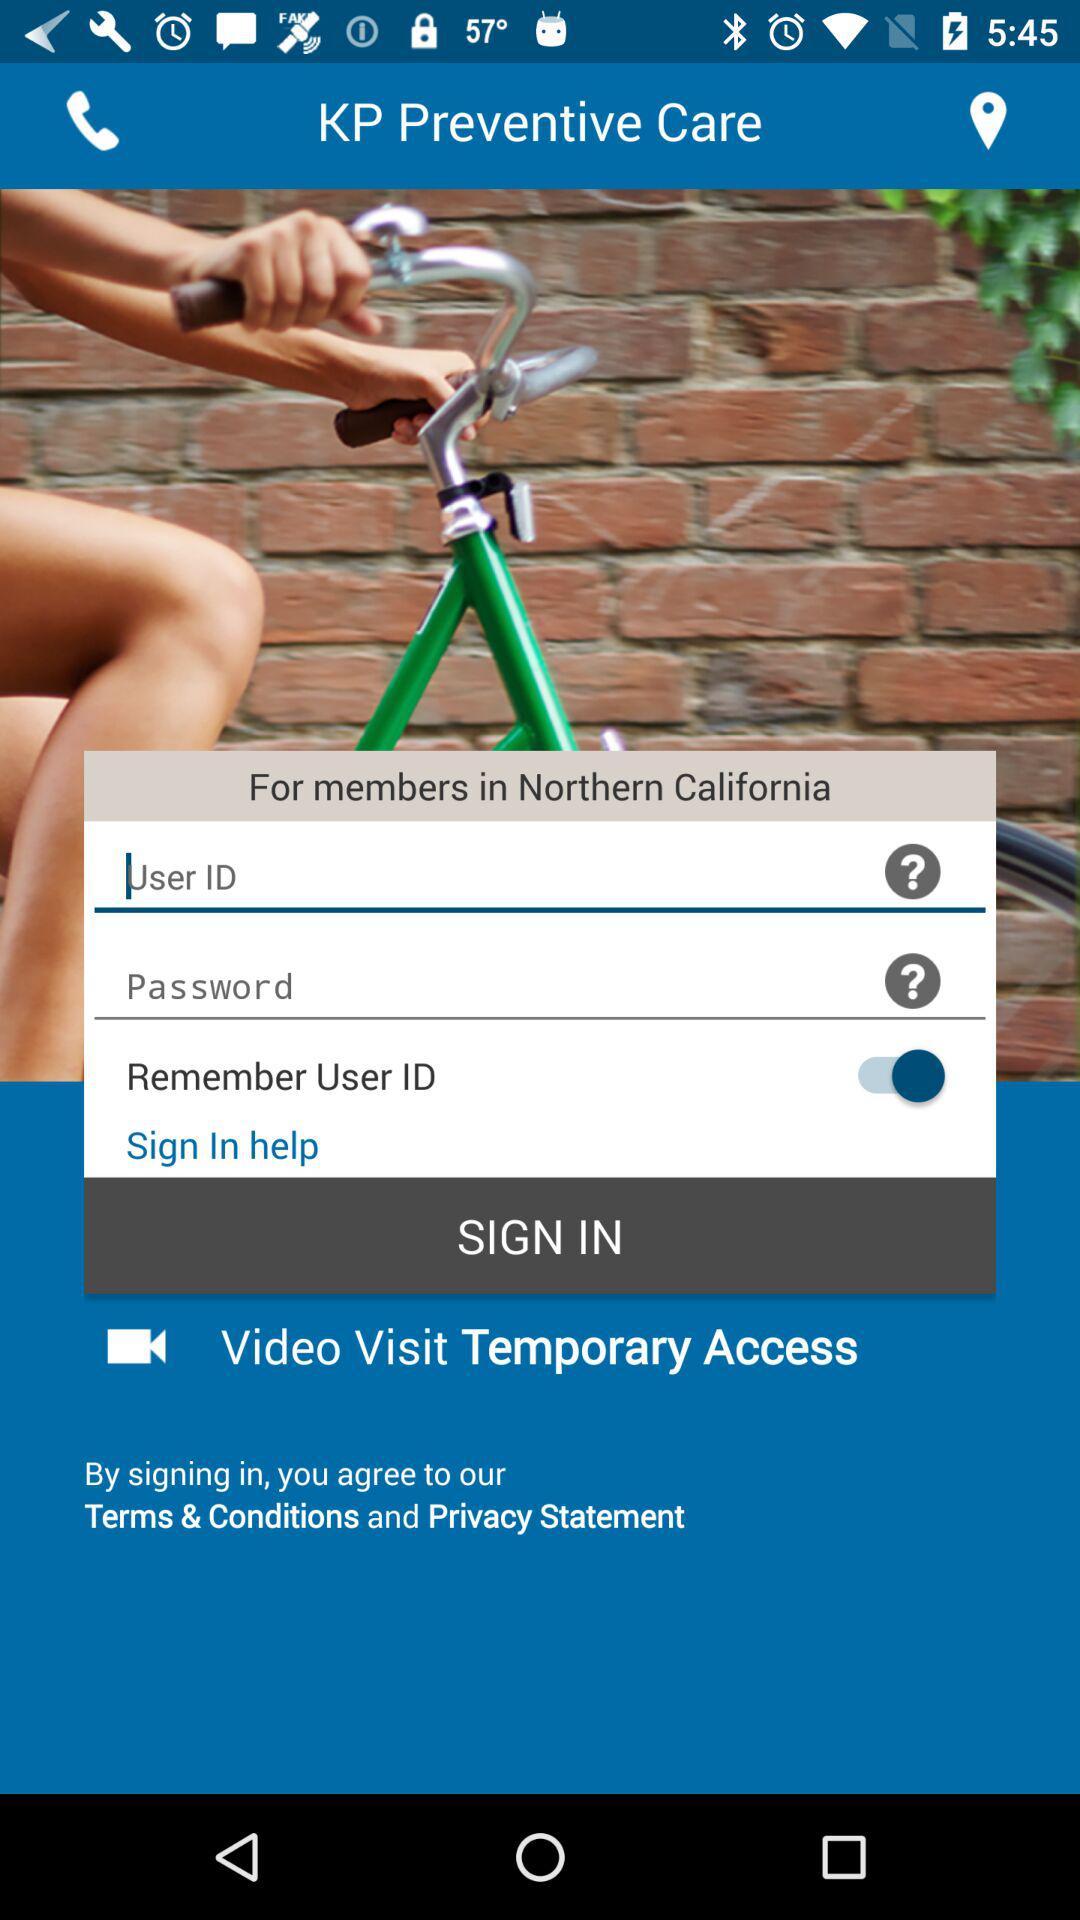  I want to click on the call icon, so click(91, 119).